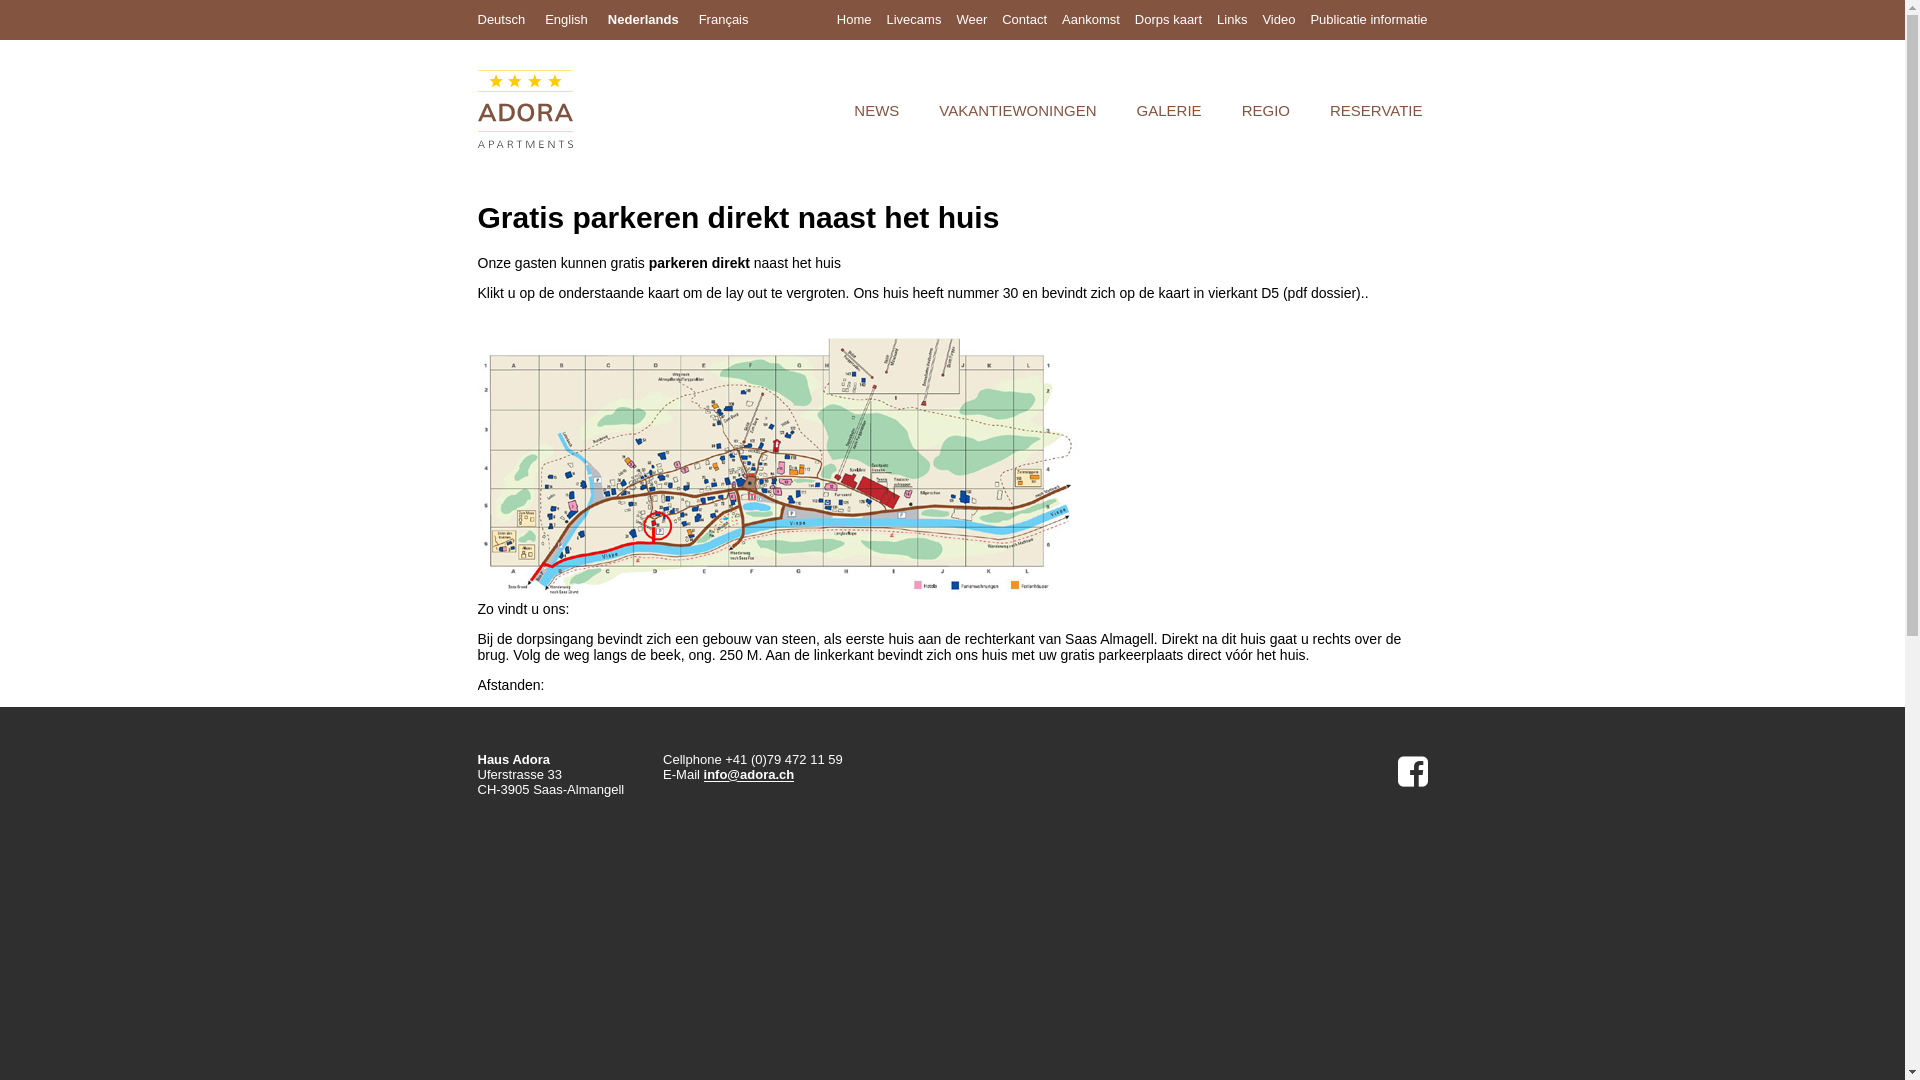 The image size is (1920, 1080). Describe the element at coordinates (1024, 19) in the screenshot. I see `'Contact'` at that location.